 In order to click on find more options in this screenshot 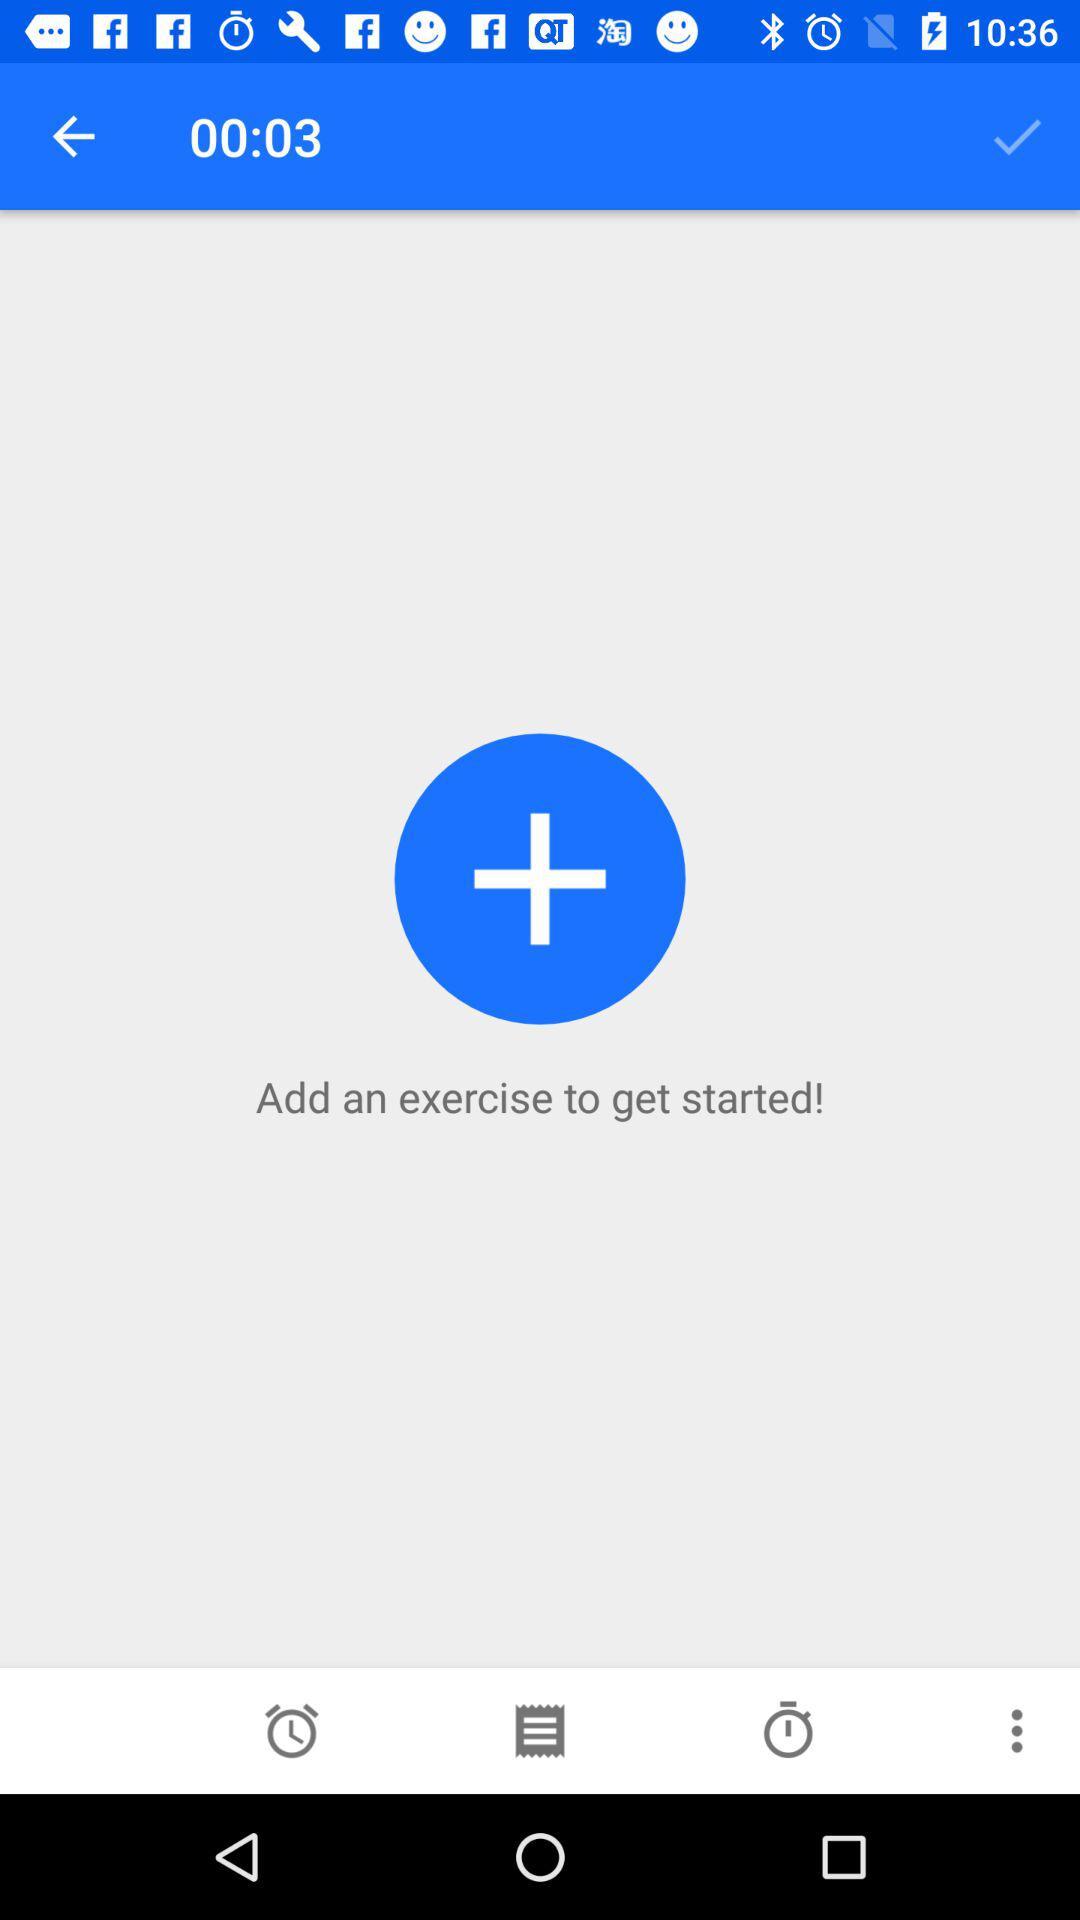, I will do `click(1017, 1730)`.